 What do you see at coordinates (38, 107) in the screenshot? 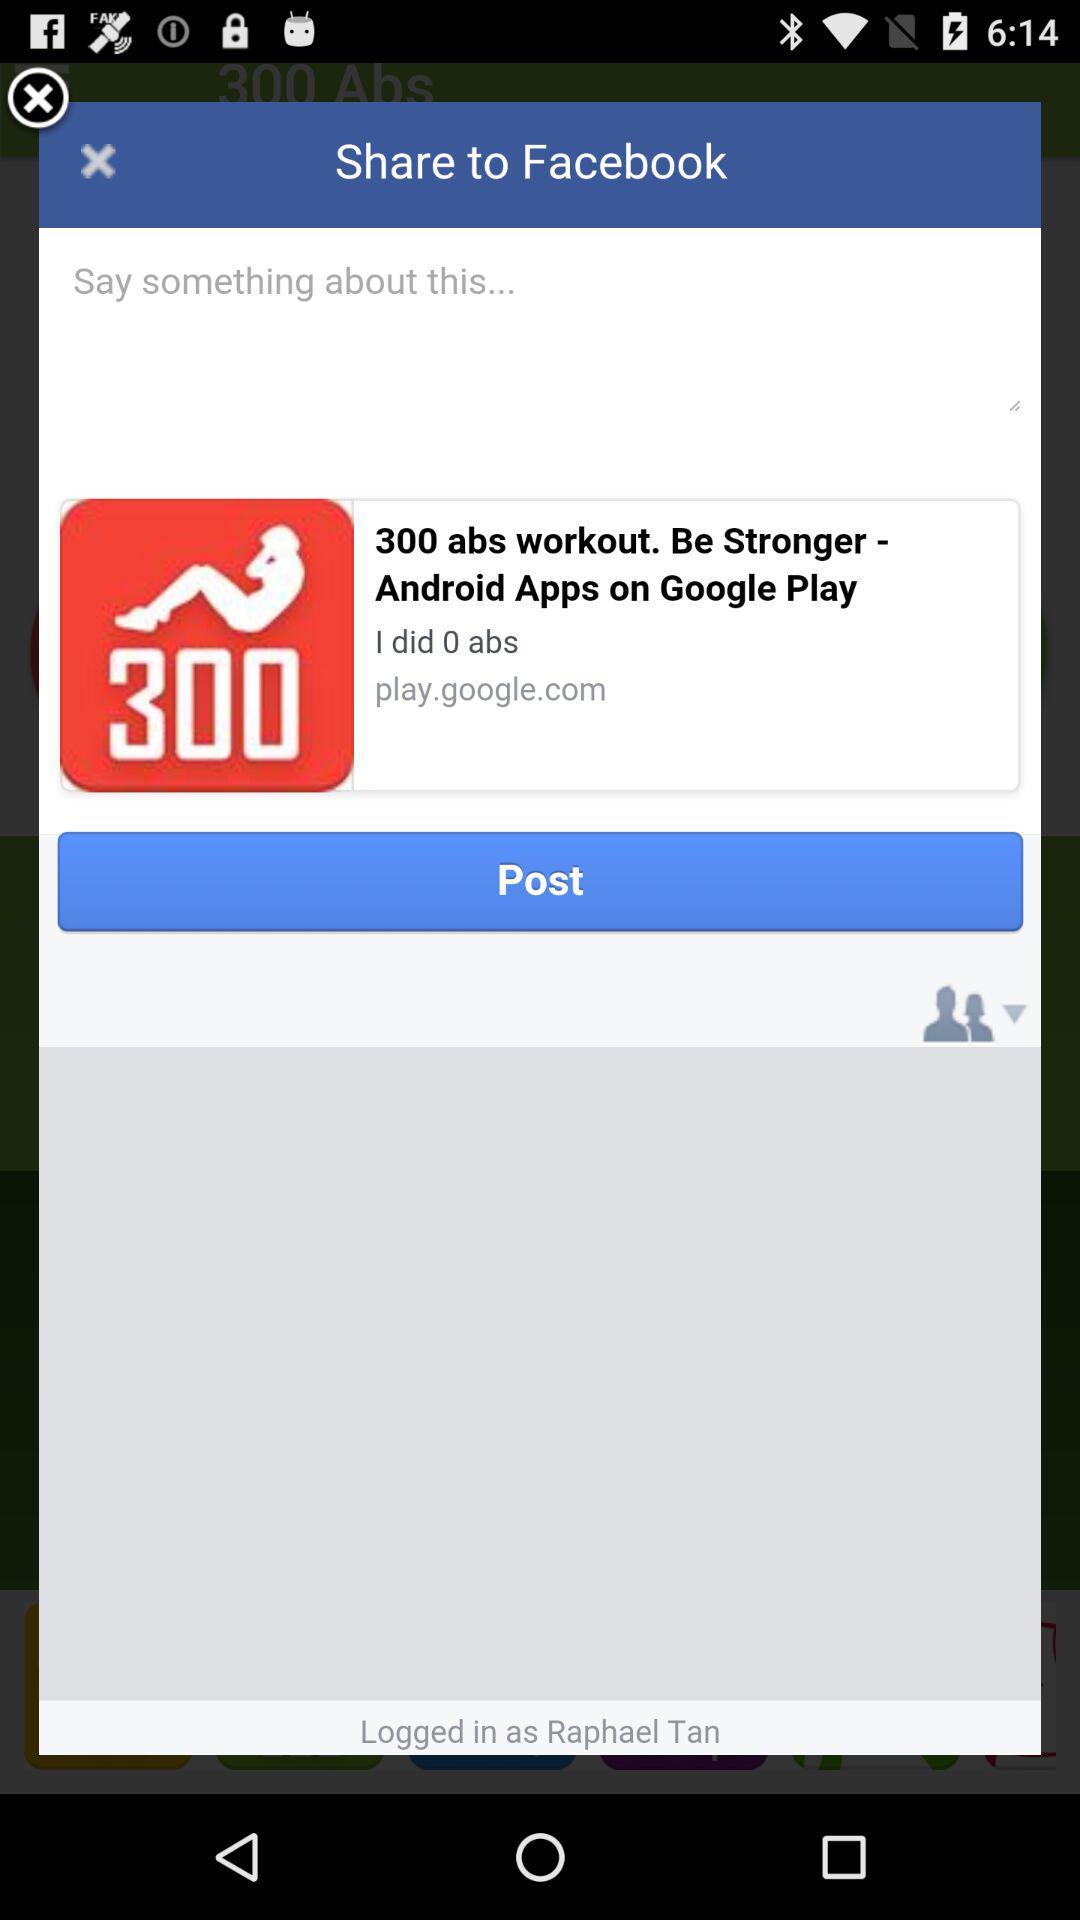
I see `the close icon` at bounding box center [38, 107].